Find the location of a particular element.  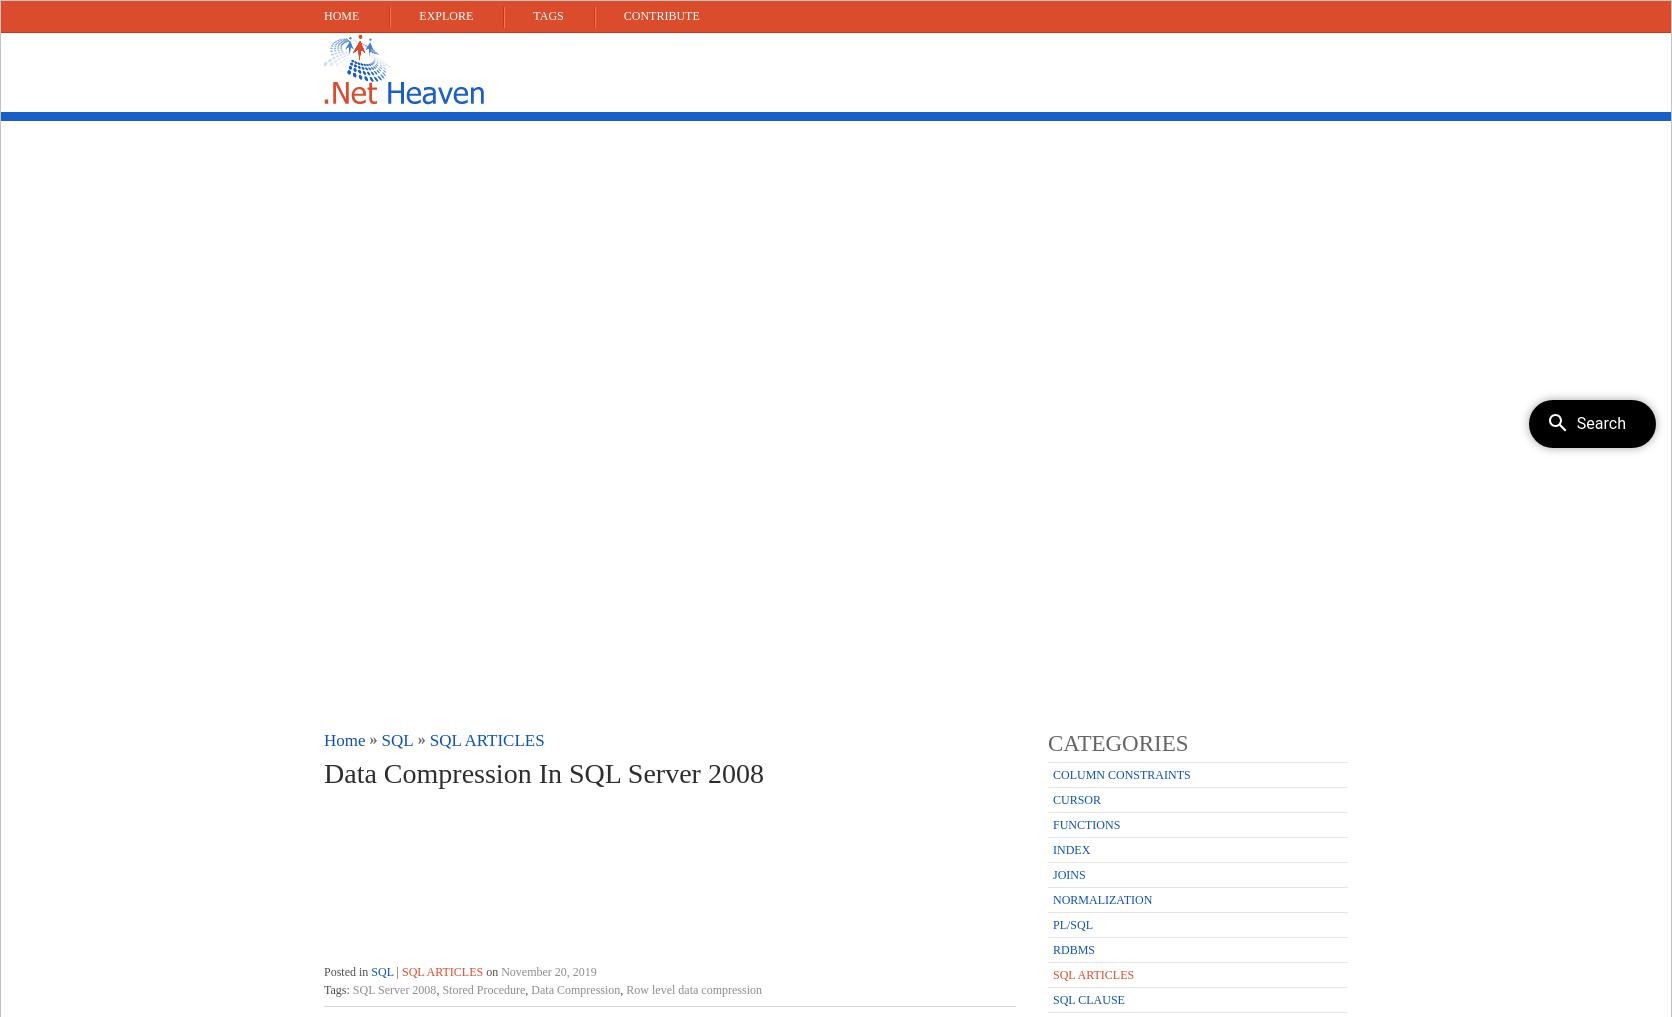

'|' is located at coordinates (395, 972).